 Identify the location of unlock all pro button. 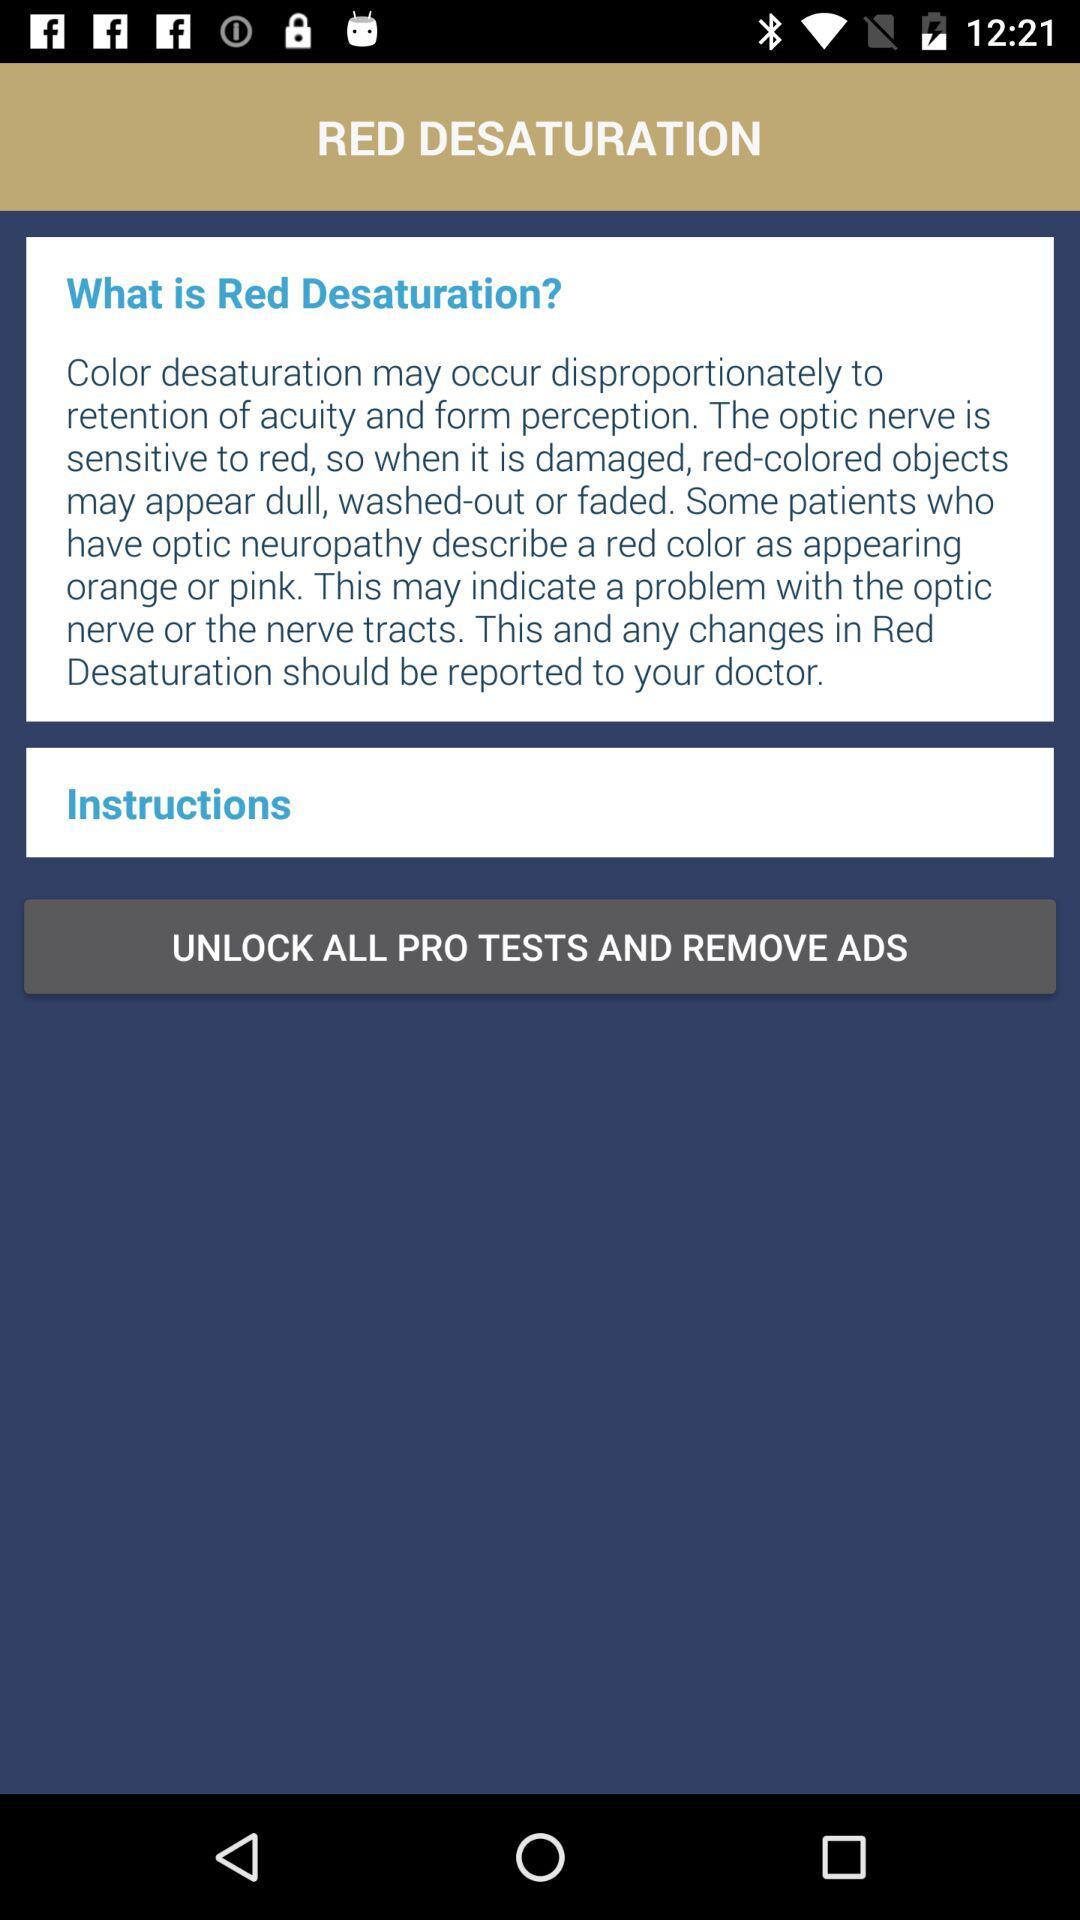
(540, 945).